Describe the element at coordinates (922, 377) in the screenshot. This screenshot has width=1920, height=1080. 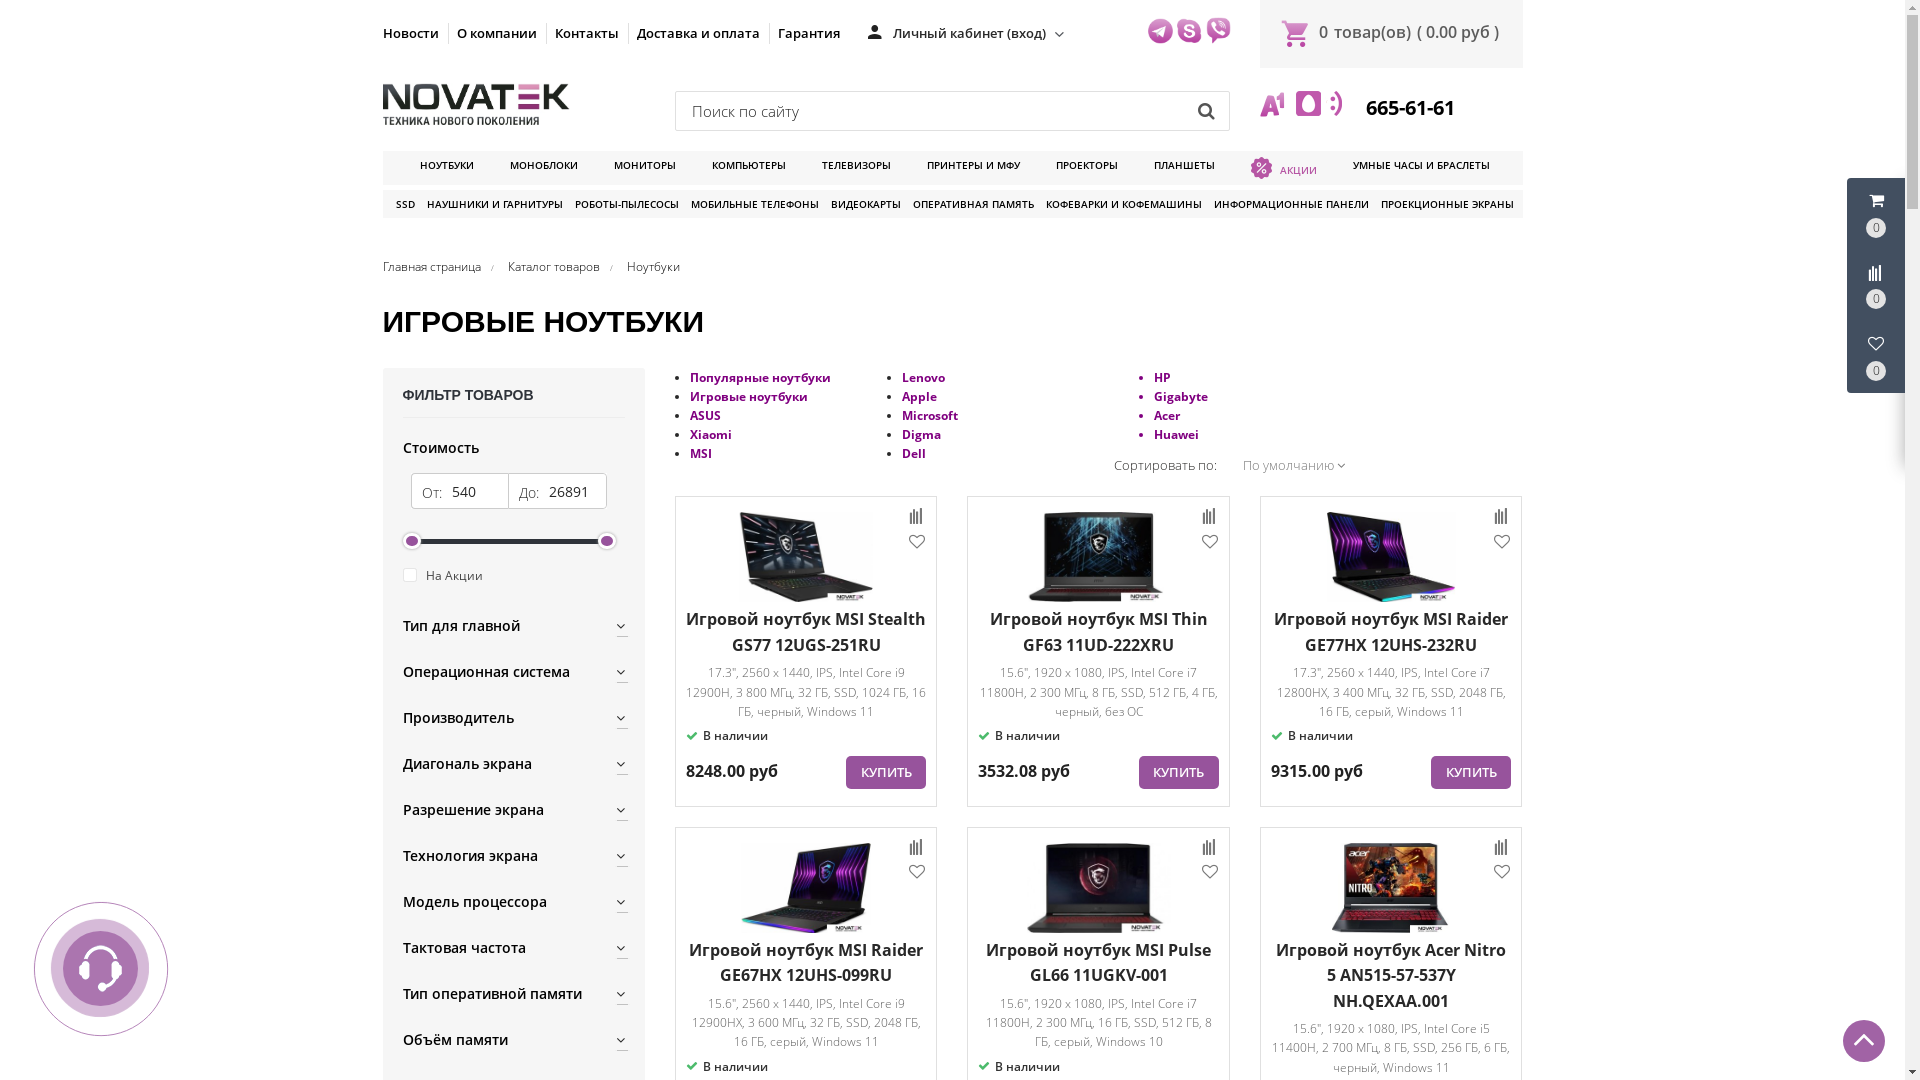
I see `'Lenovo'` at that location.